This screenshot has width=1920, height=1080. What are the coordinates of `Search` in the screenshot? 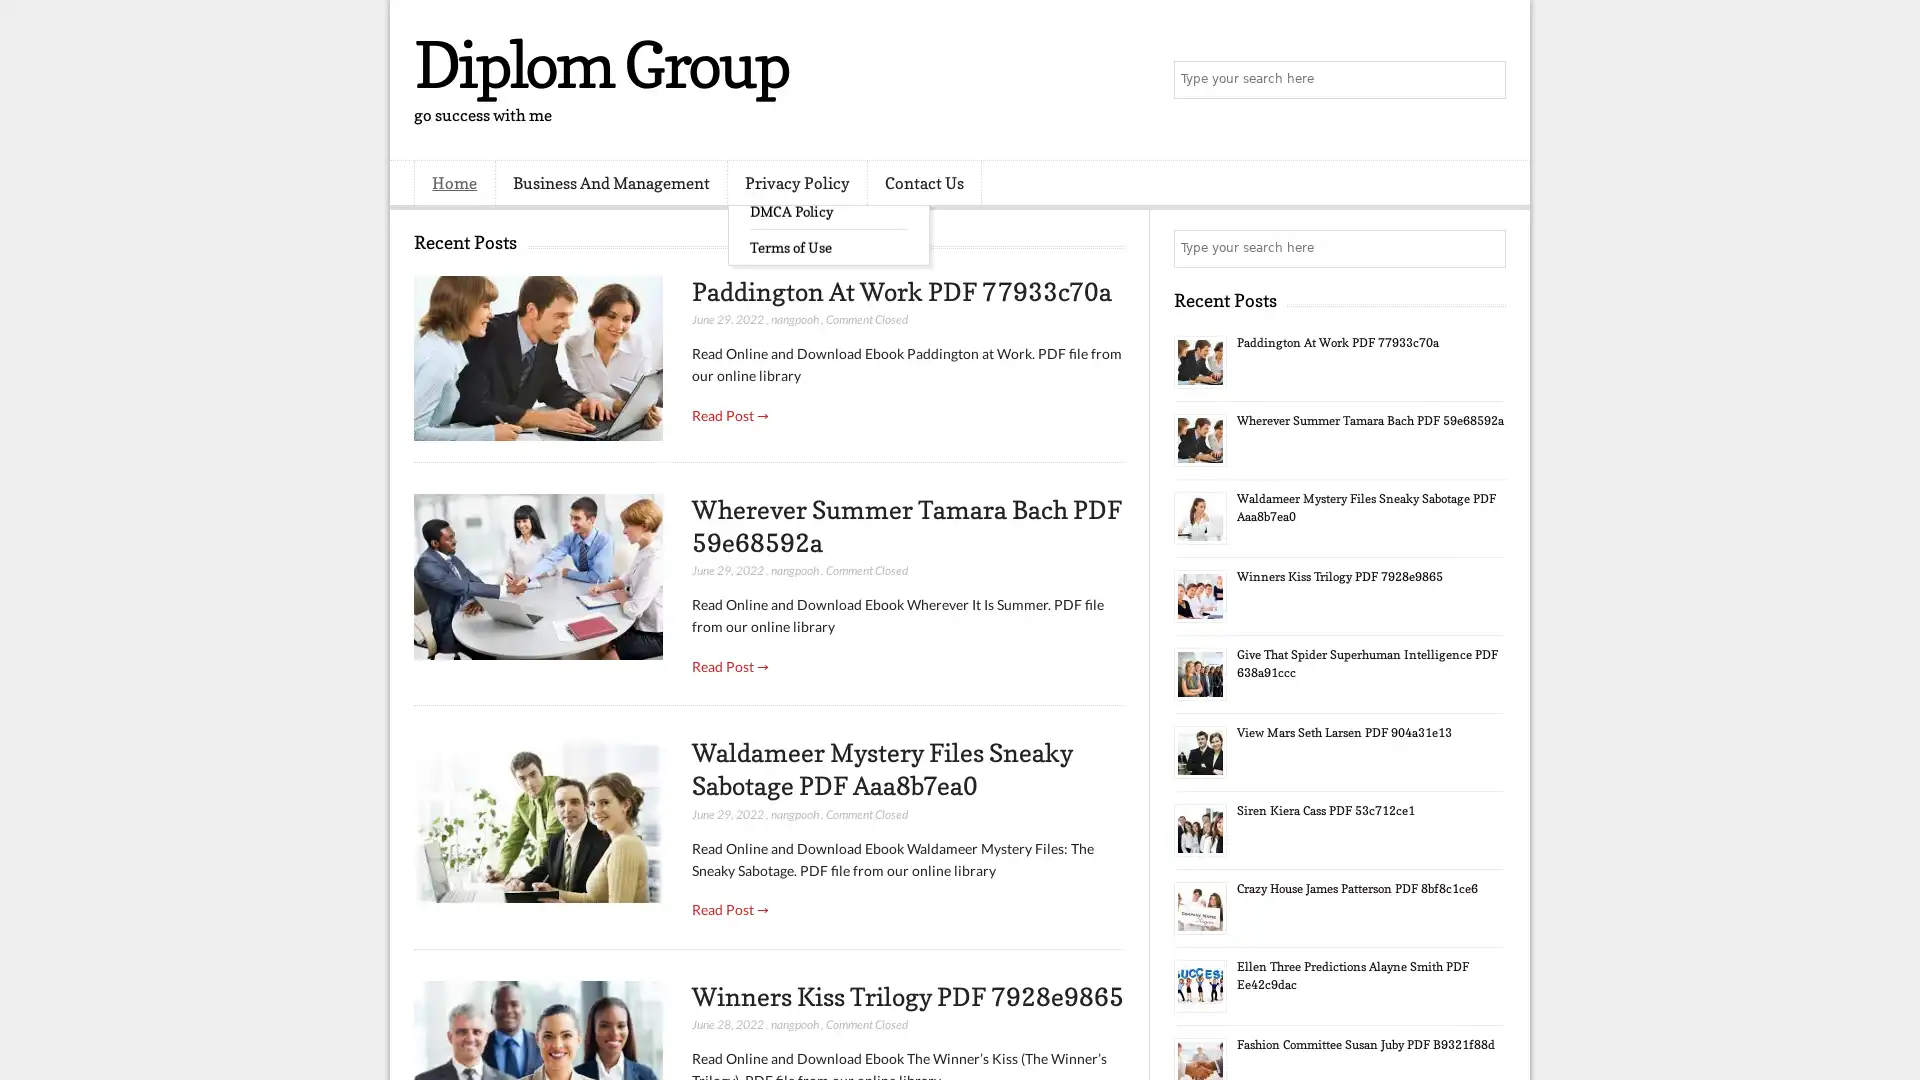 It's located at (1485, 80).